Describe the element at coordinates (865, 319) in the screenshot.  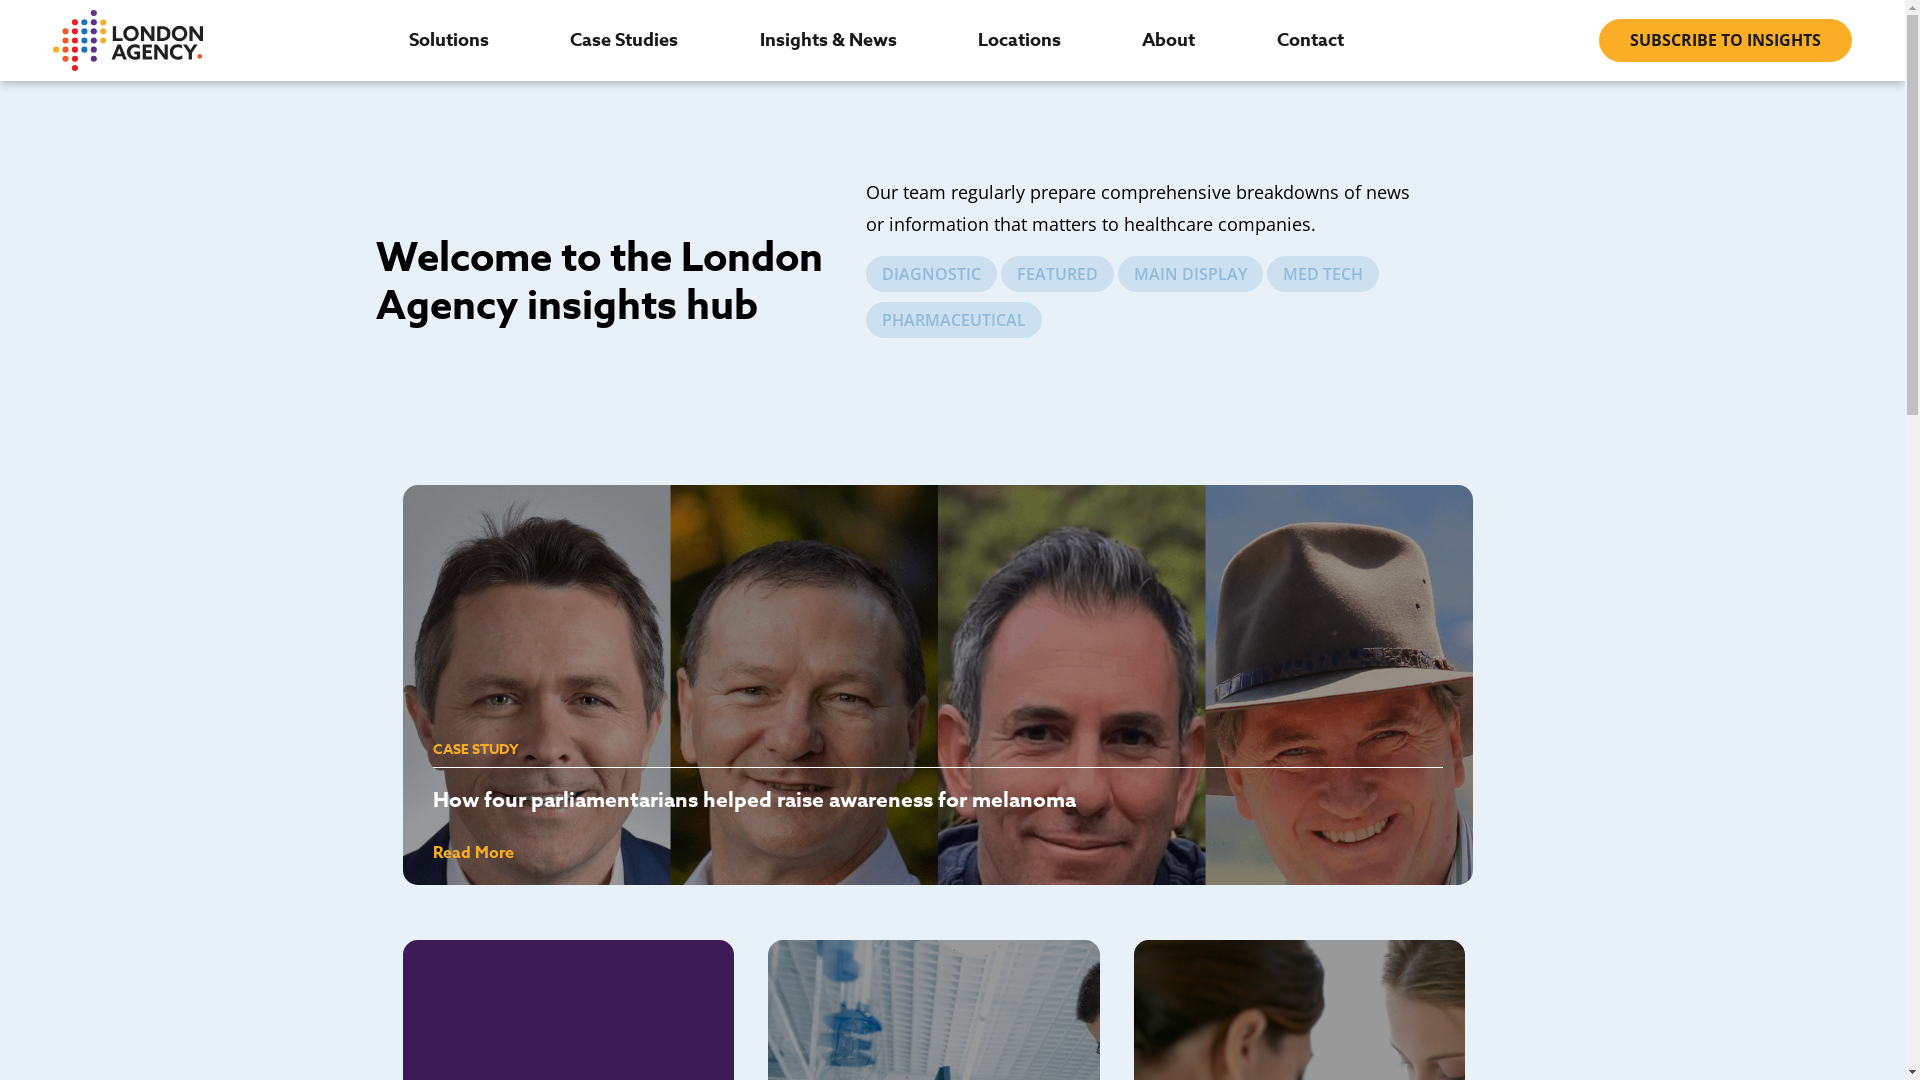
I see `'PHARMACEUTICAL'` at that location.